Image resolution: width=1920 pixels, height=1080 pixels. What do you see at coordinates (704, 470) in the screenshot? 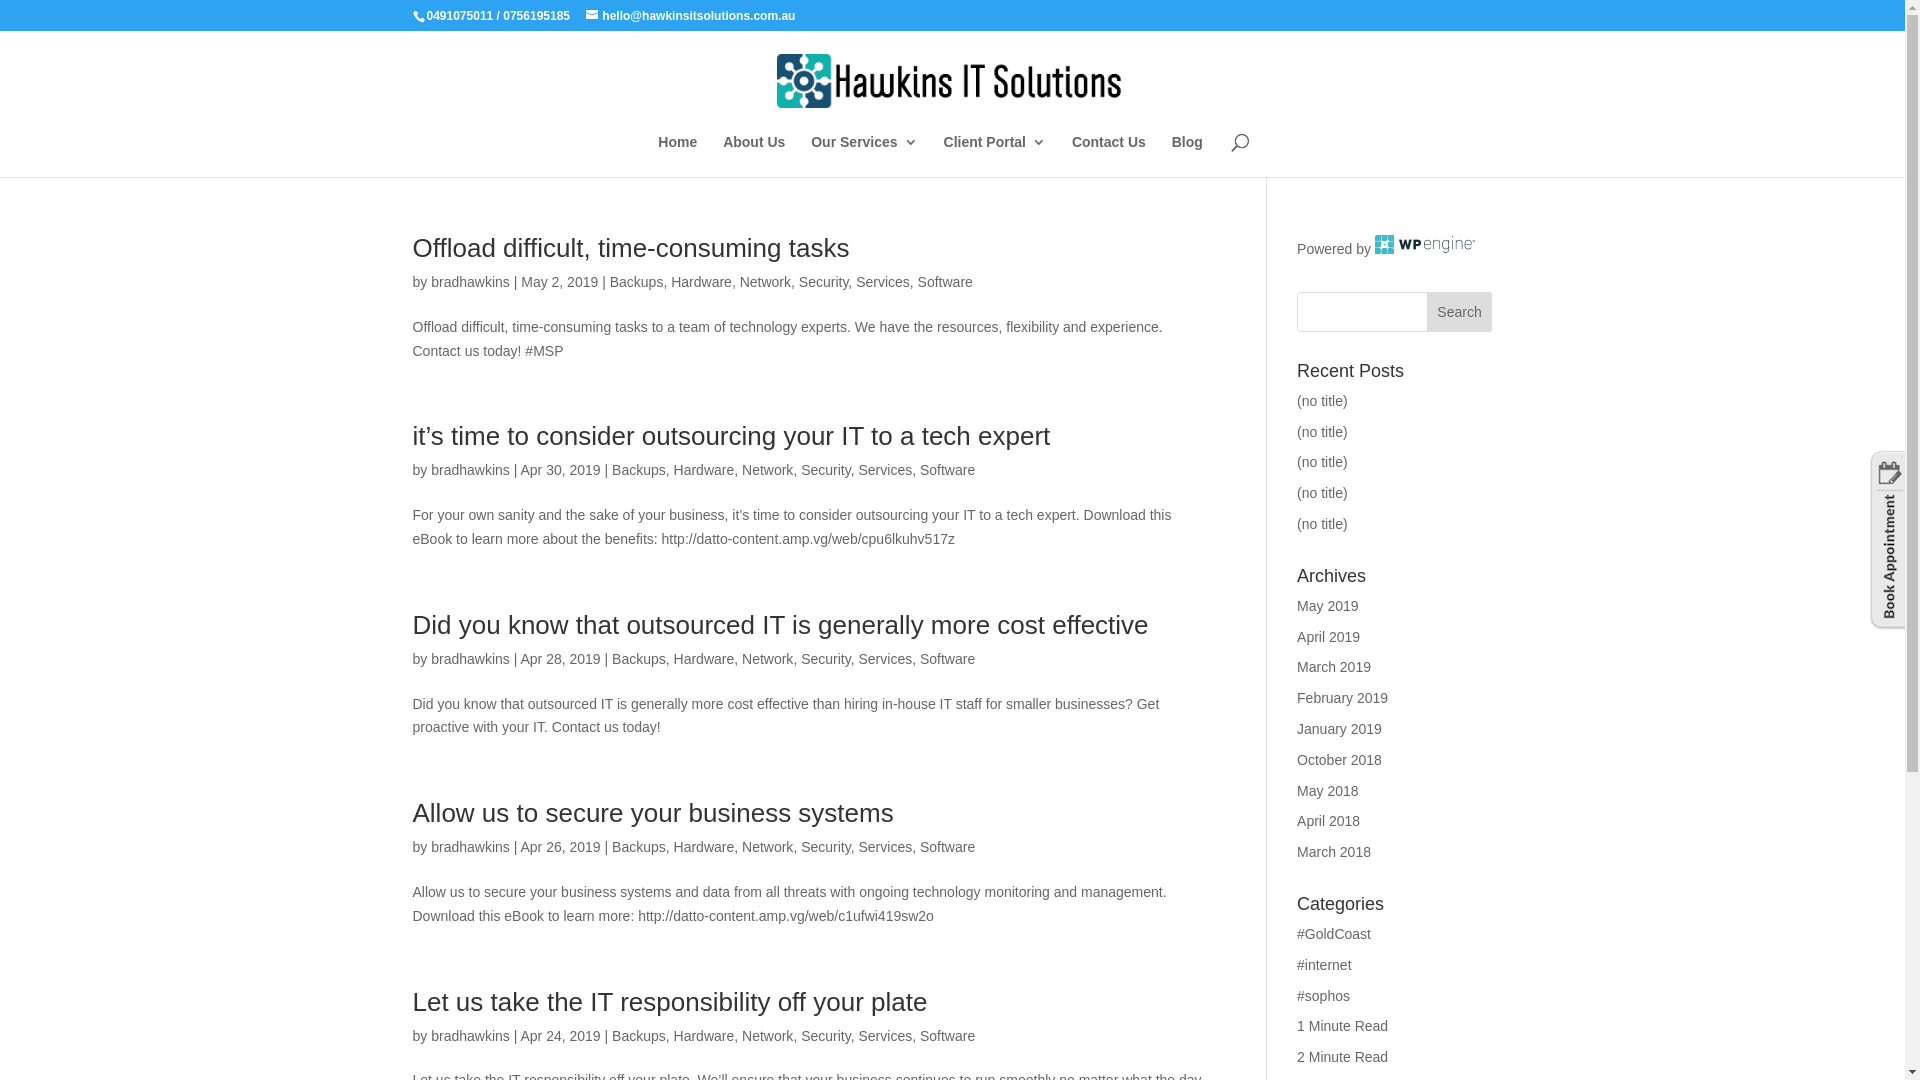
I see `'Hardware'` at bounding box center [704, 470].